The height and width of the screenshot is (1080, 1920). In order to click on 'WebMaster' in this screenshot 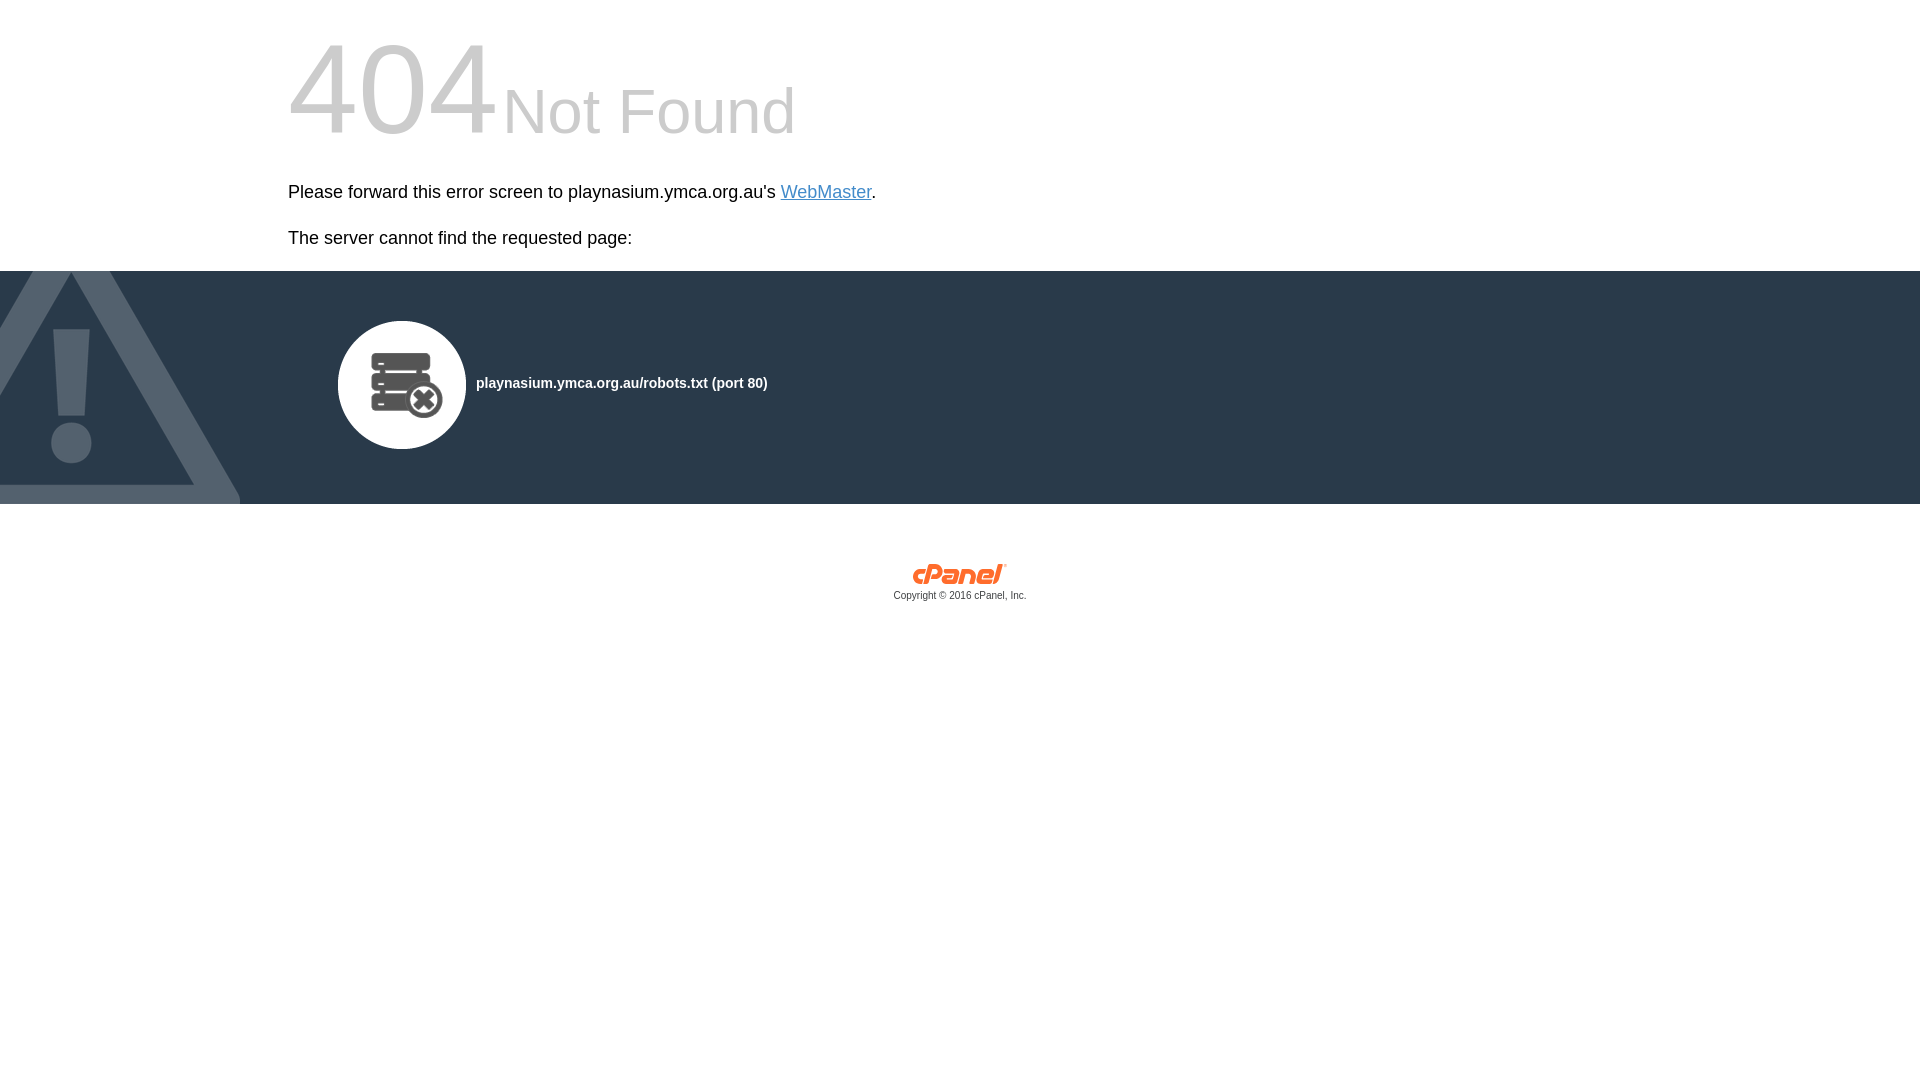, I will do `click(826, 192)`.